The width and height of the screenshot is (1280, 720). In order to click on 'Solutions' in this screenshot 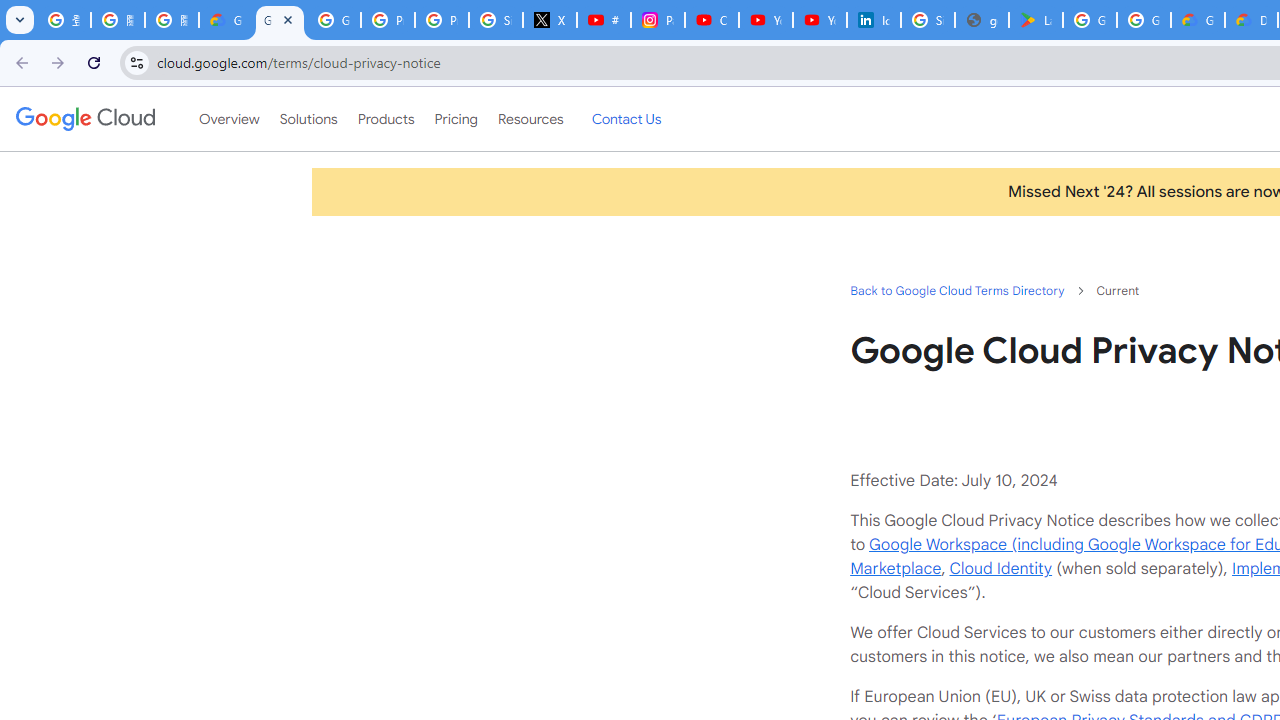, I will do `click(307, 119)`.